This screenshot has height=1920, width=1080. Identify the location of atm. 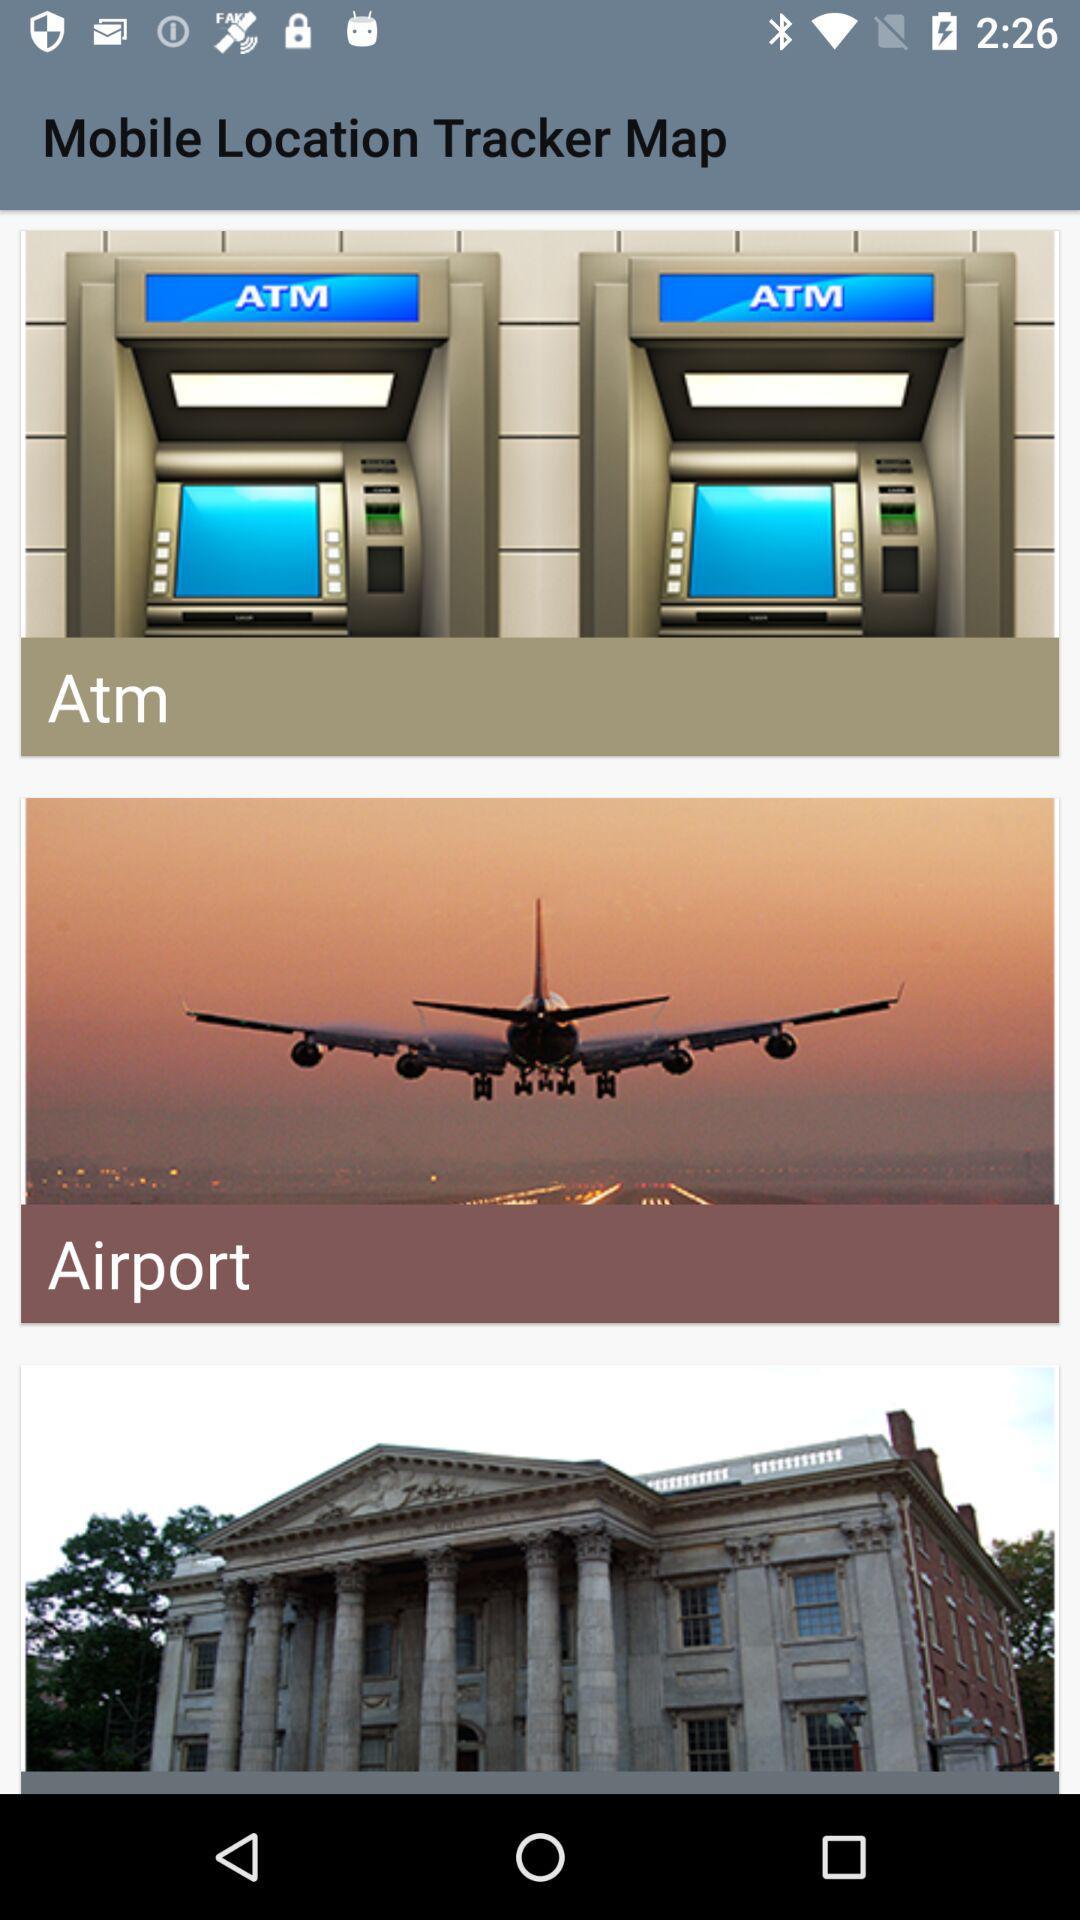
(540, 493).